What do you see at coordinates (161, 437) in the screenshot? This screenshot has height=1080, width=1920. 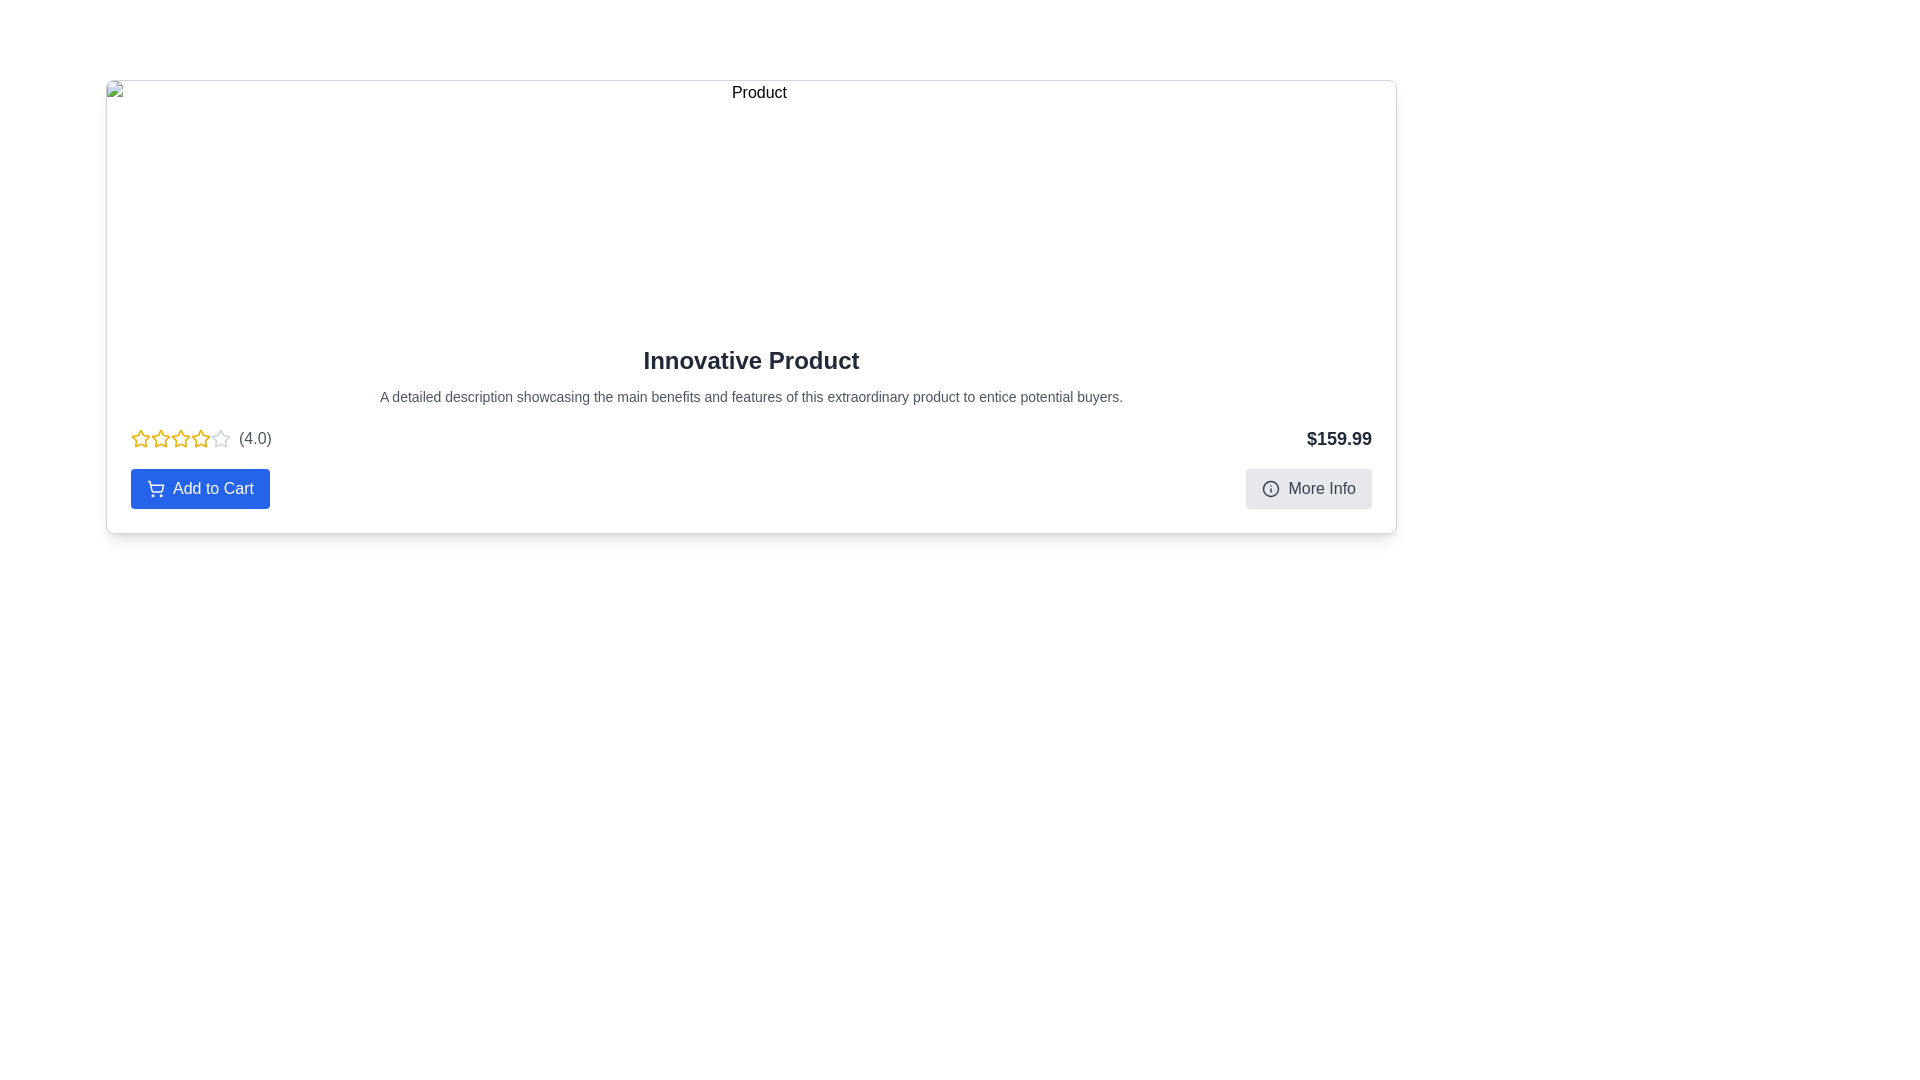 I see `the second star icon in the row of 5 stars that visually indicates the product's user rating, located below the main content section and to the left of the numerical rating '(4.0)'` at bounding box center [161, 437].